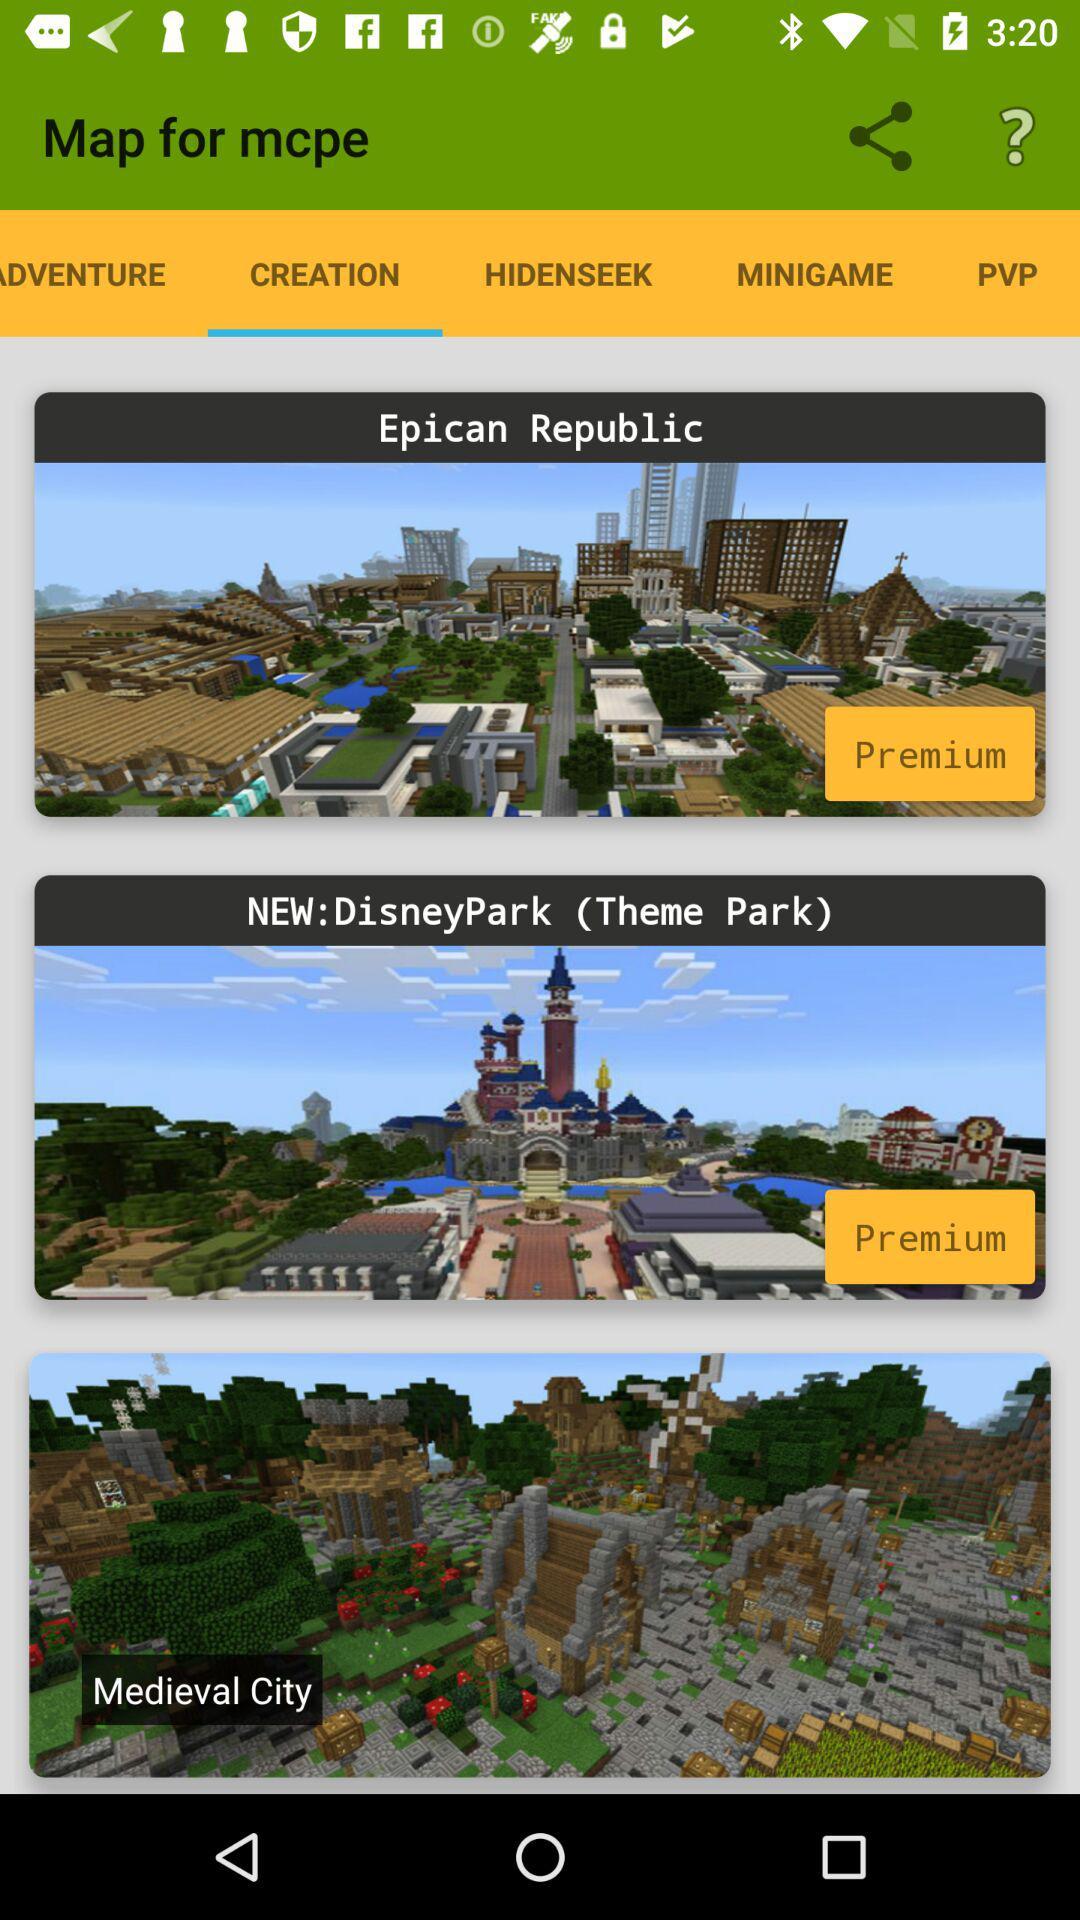 This screenshot has width=1080, height=1920. Describe the element at coordinates (540, 1086) in the screenshot. I see `the second image from the creation` at that location.